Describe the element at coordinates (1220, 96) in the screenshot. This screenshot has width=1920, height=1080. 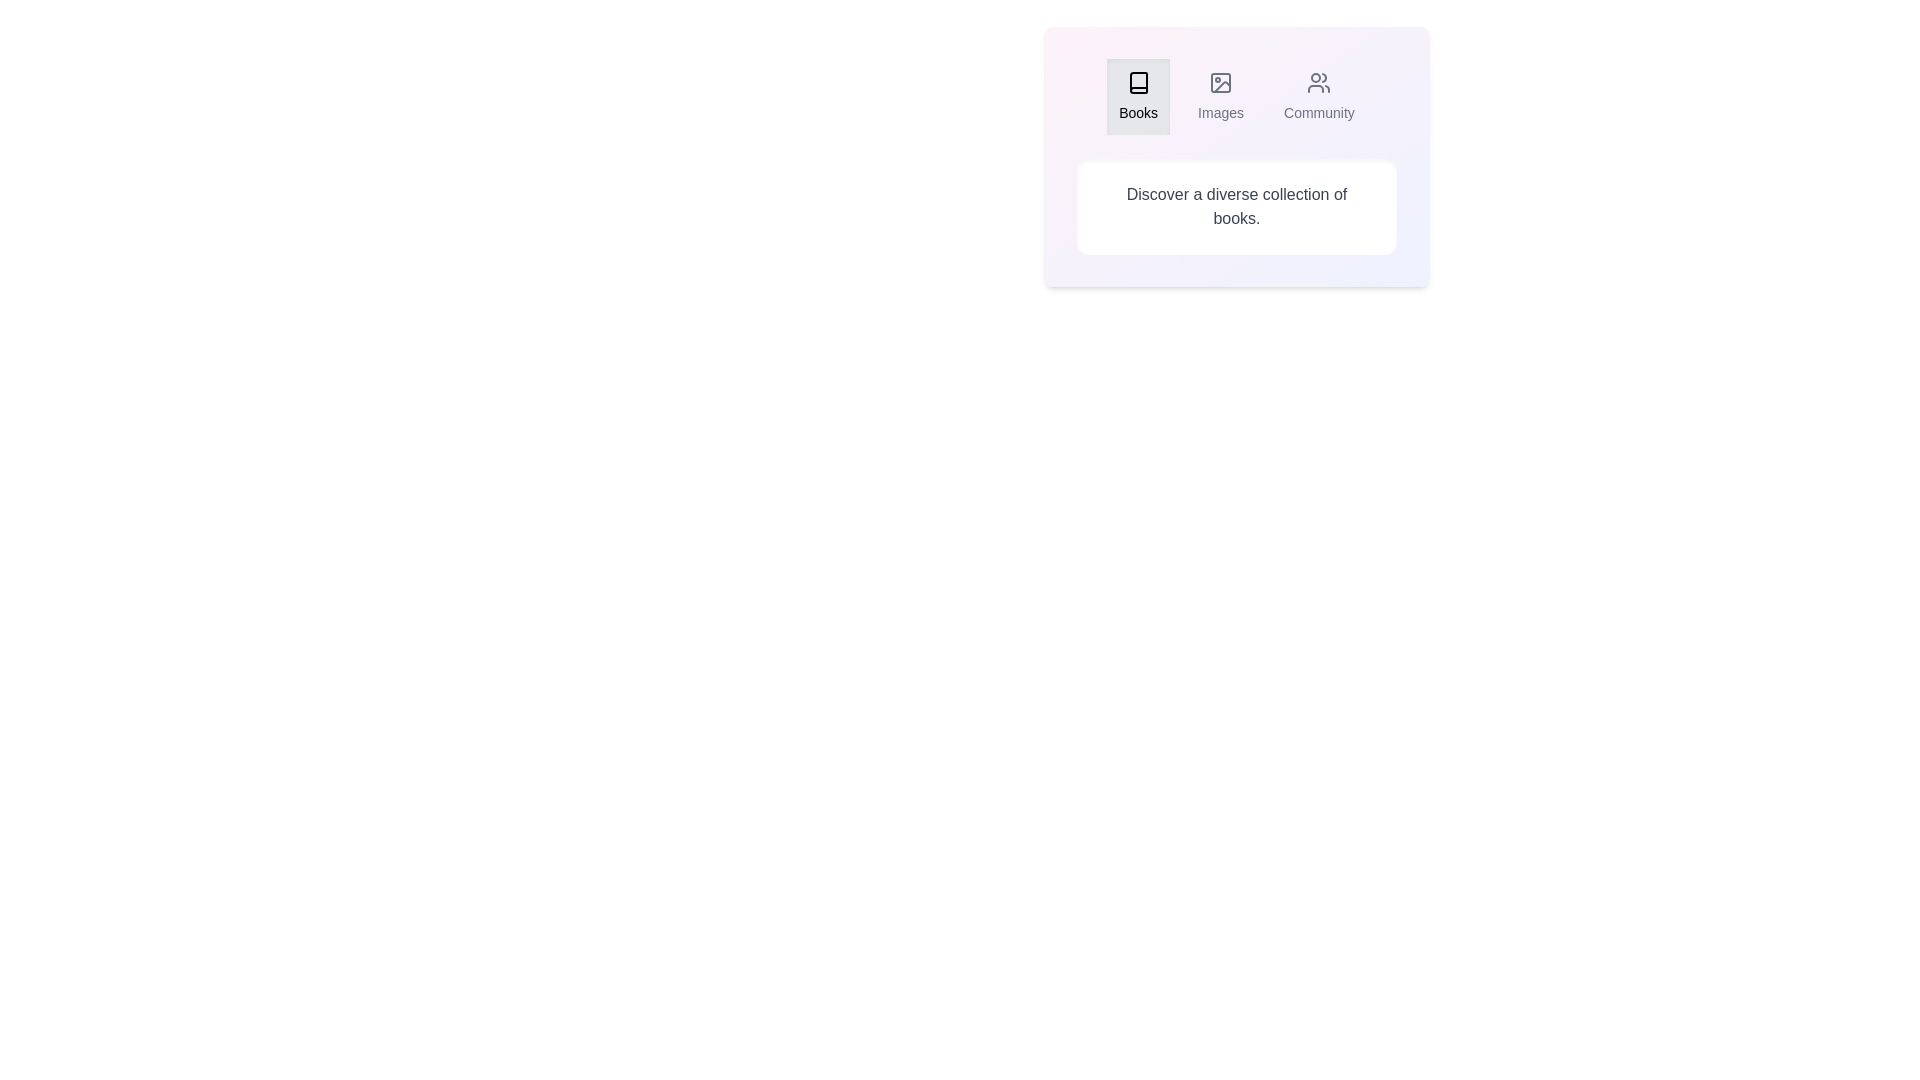
I see `the Images tab by clicking on its button` at that location.